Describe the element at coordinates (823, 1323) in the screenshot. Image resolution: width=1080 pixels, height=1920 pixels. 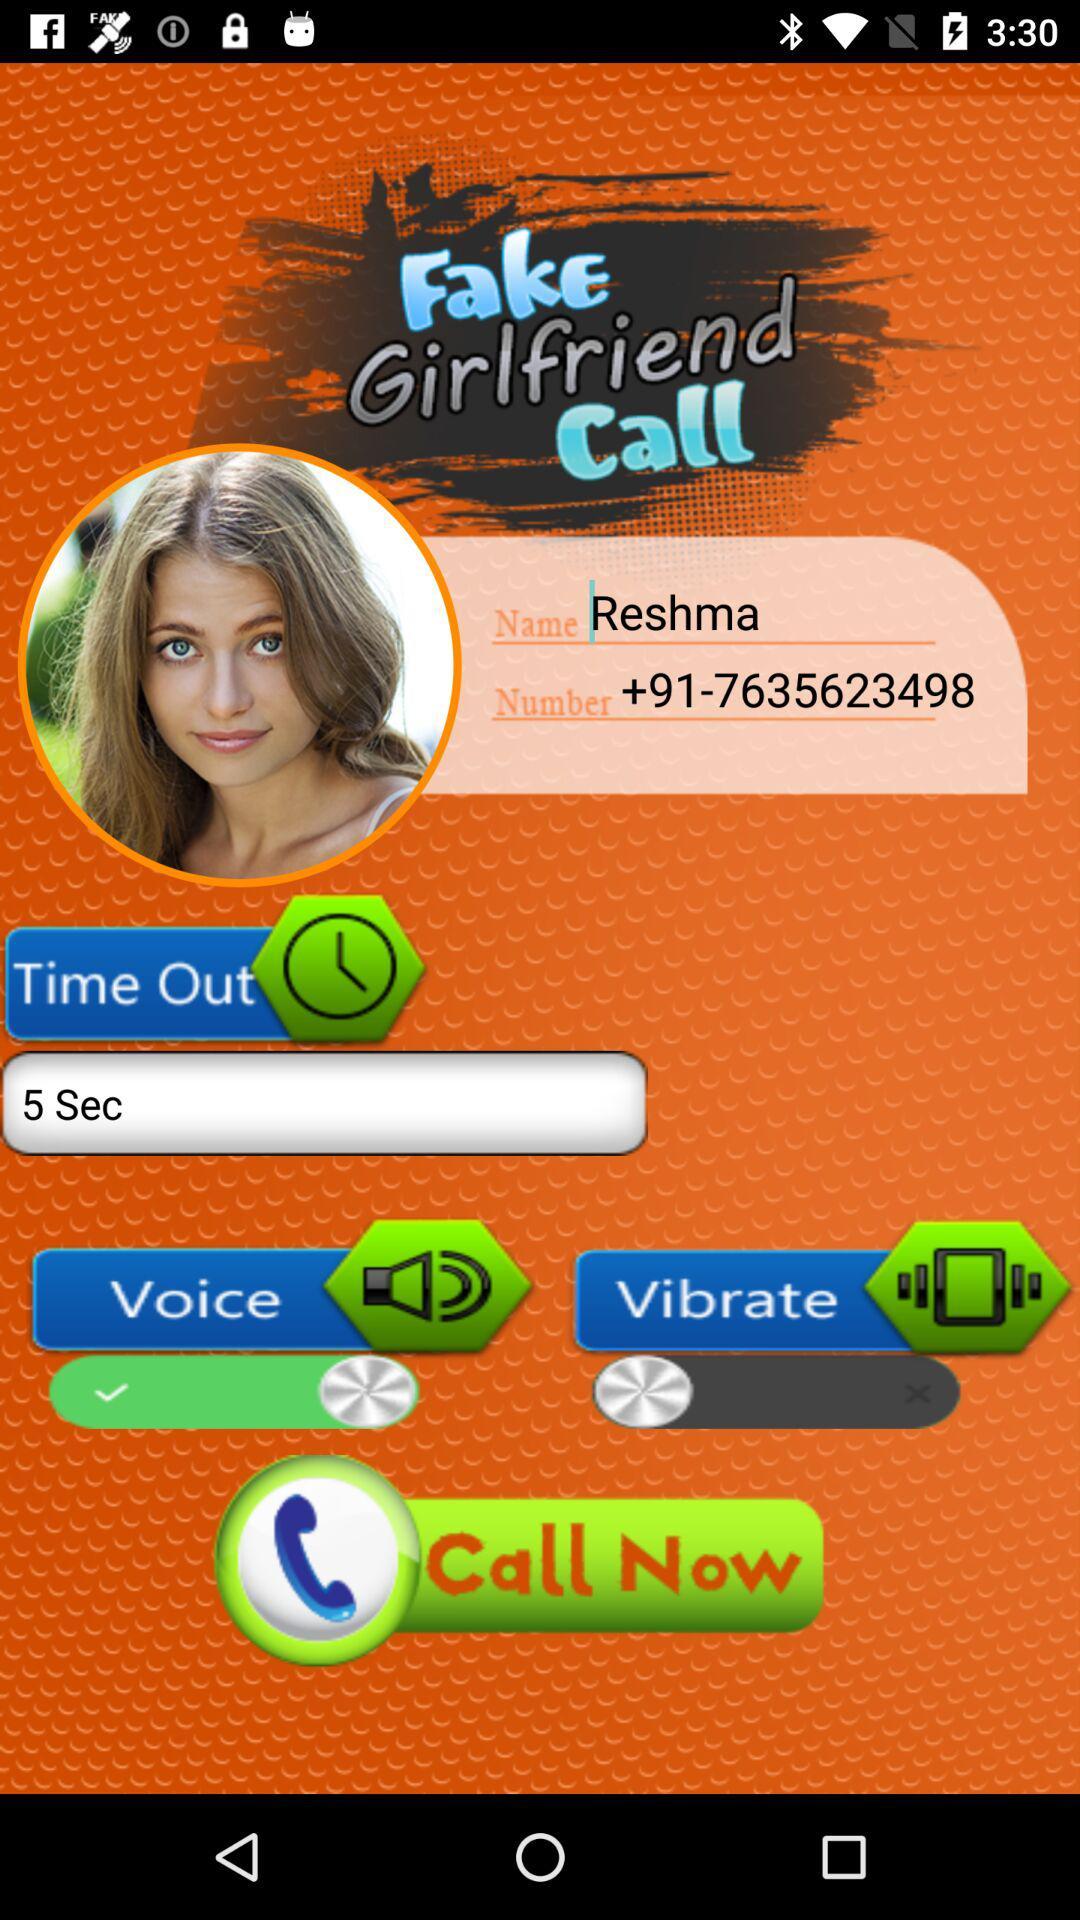
I see `vibrate option` at that location.